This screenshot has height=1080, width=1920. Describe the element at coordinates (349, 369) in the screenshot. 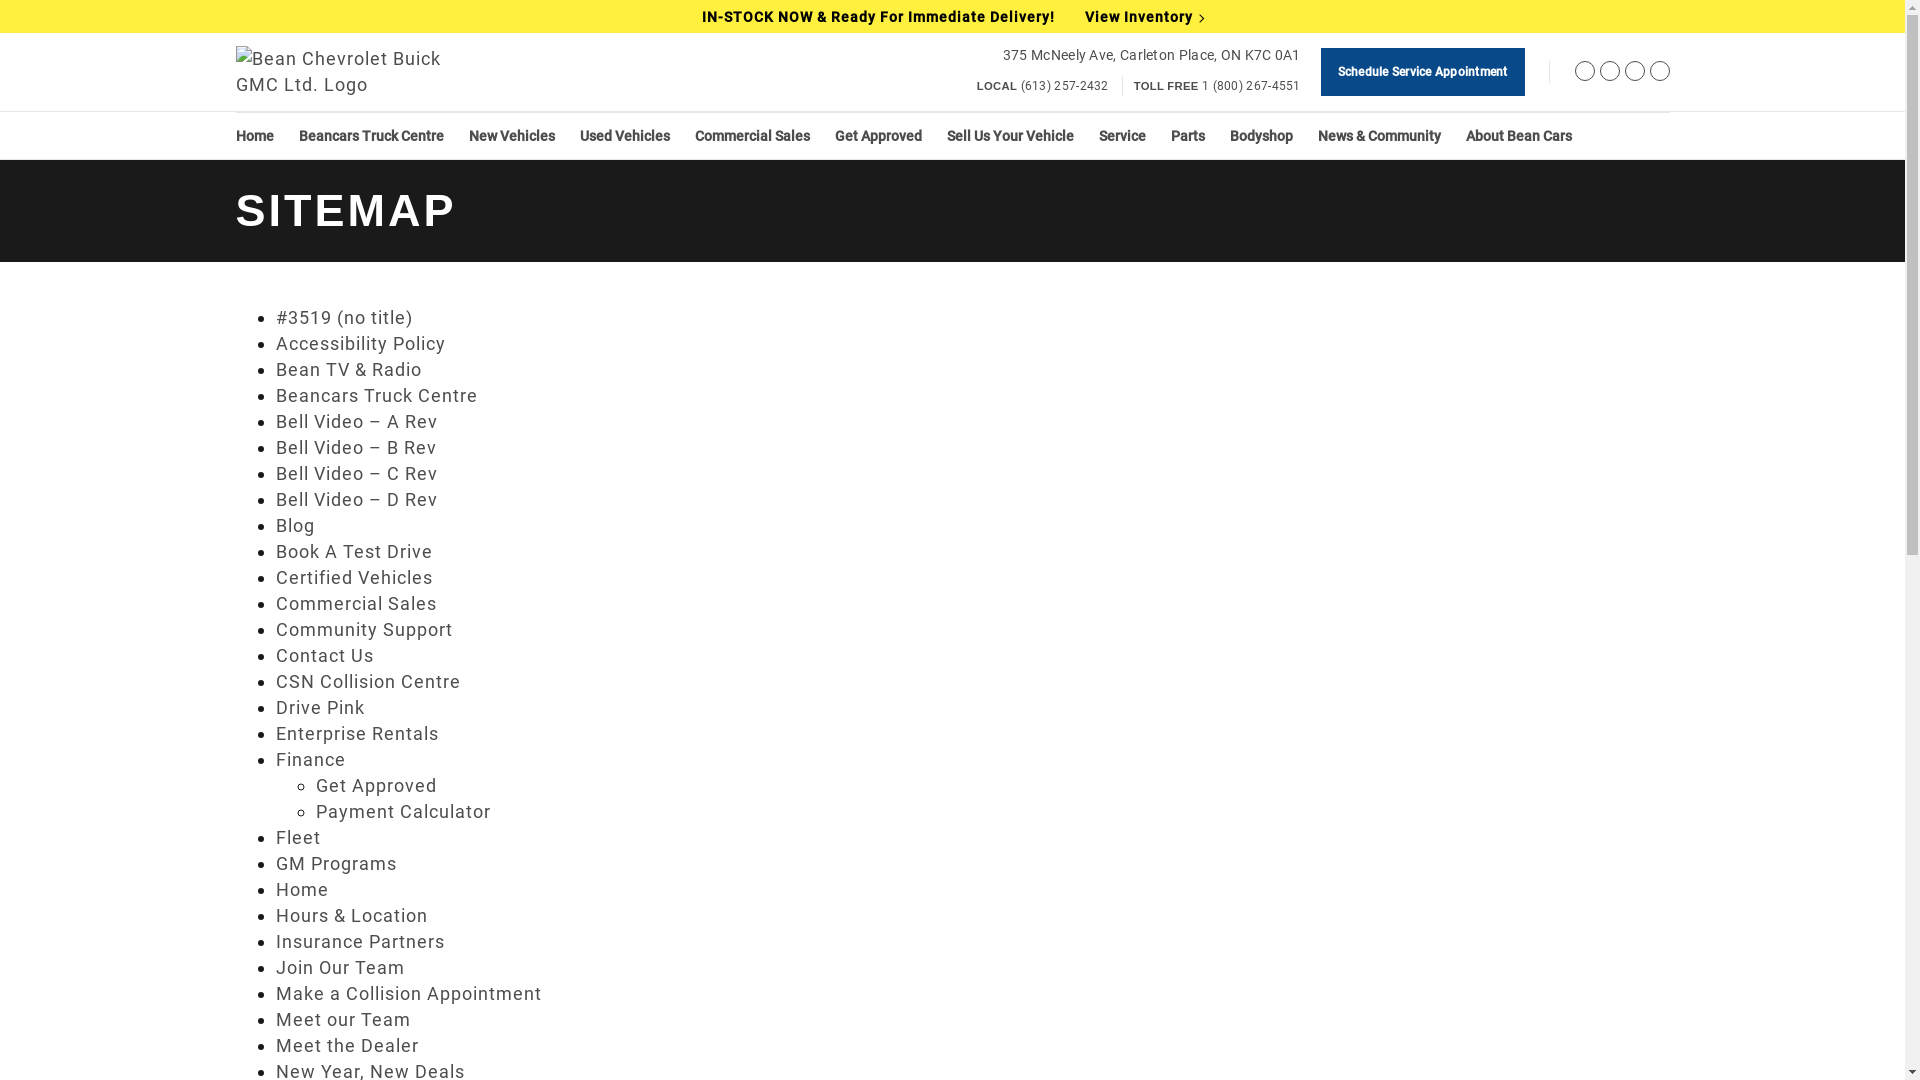

I see `'Bean TV & Radio'` at that location.